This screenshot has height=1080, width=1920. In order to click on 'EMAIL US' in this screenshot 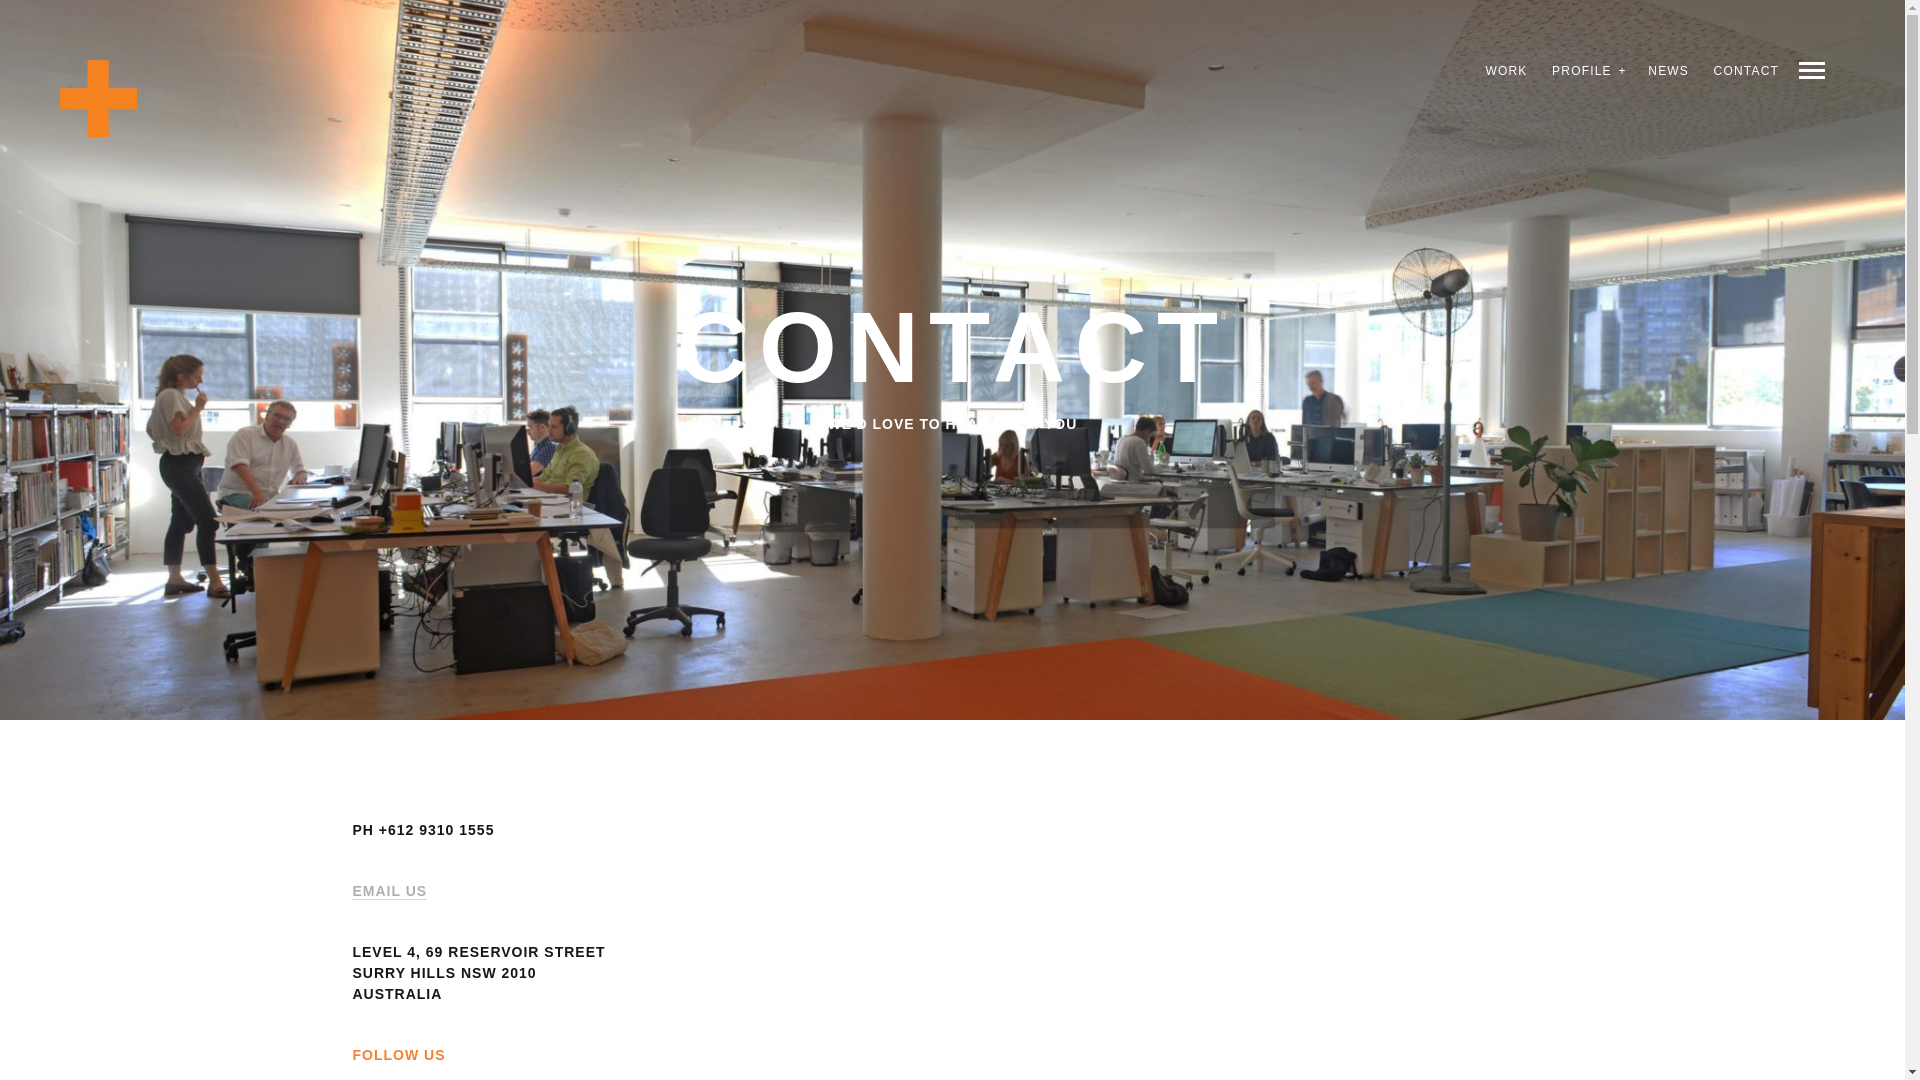, I will do `click(389, 890)`.